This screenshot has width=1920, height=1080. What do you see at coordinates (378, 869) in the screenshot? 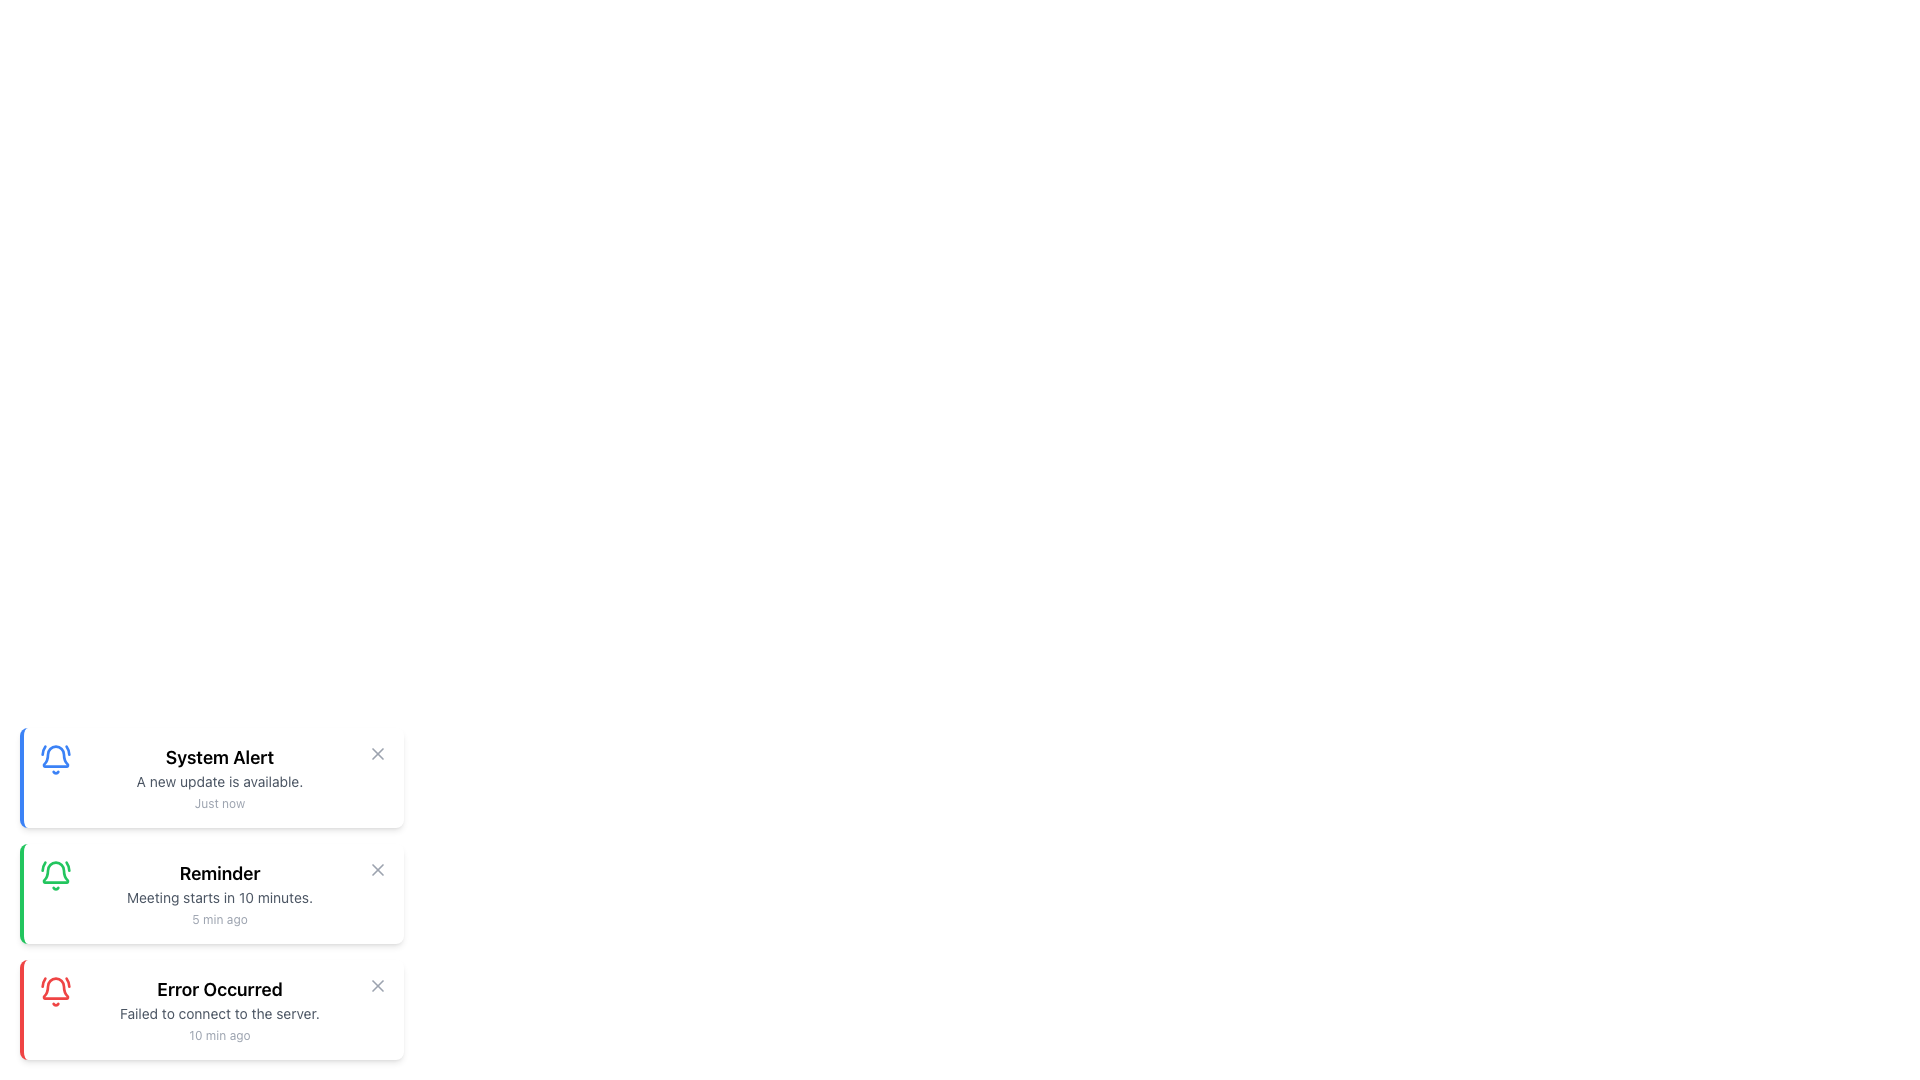
I see `the 'close' button located at the top right corner of the 'Reminder' notification card` at bounding box center [378, 869].